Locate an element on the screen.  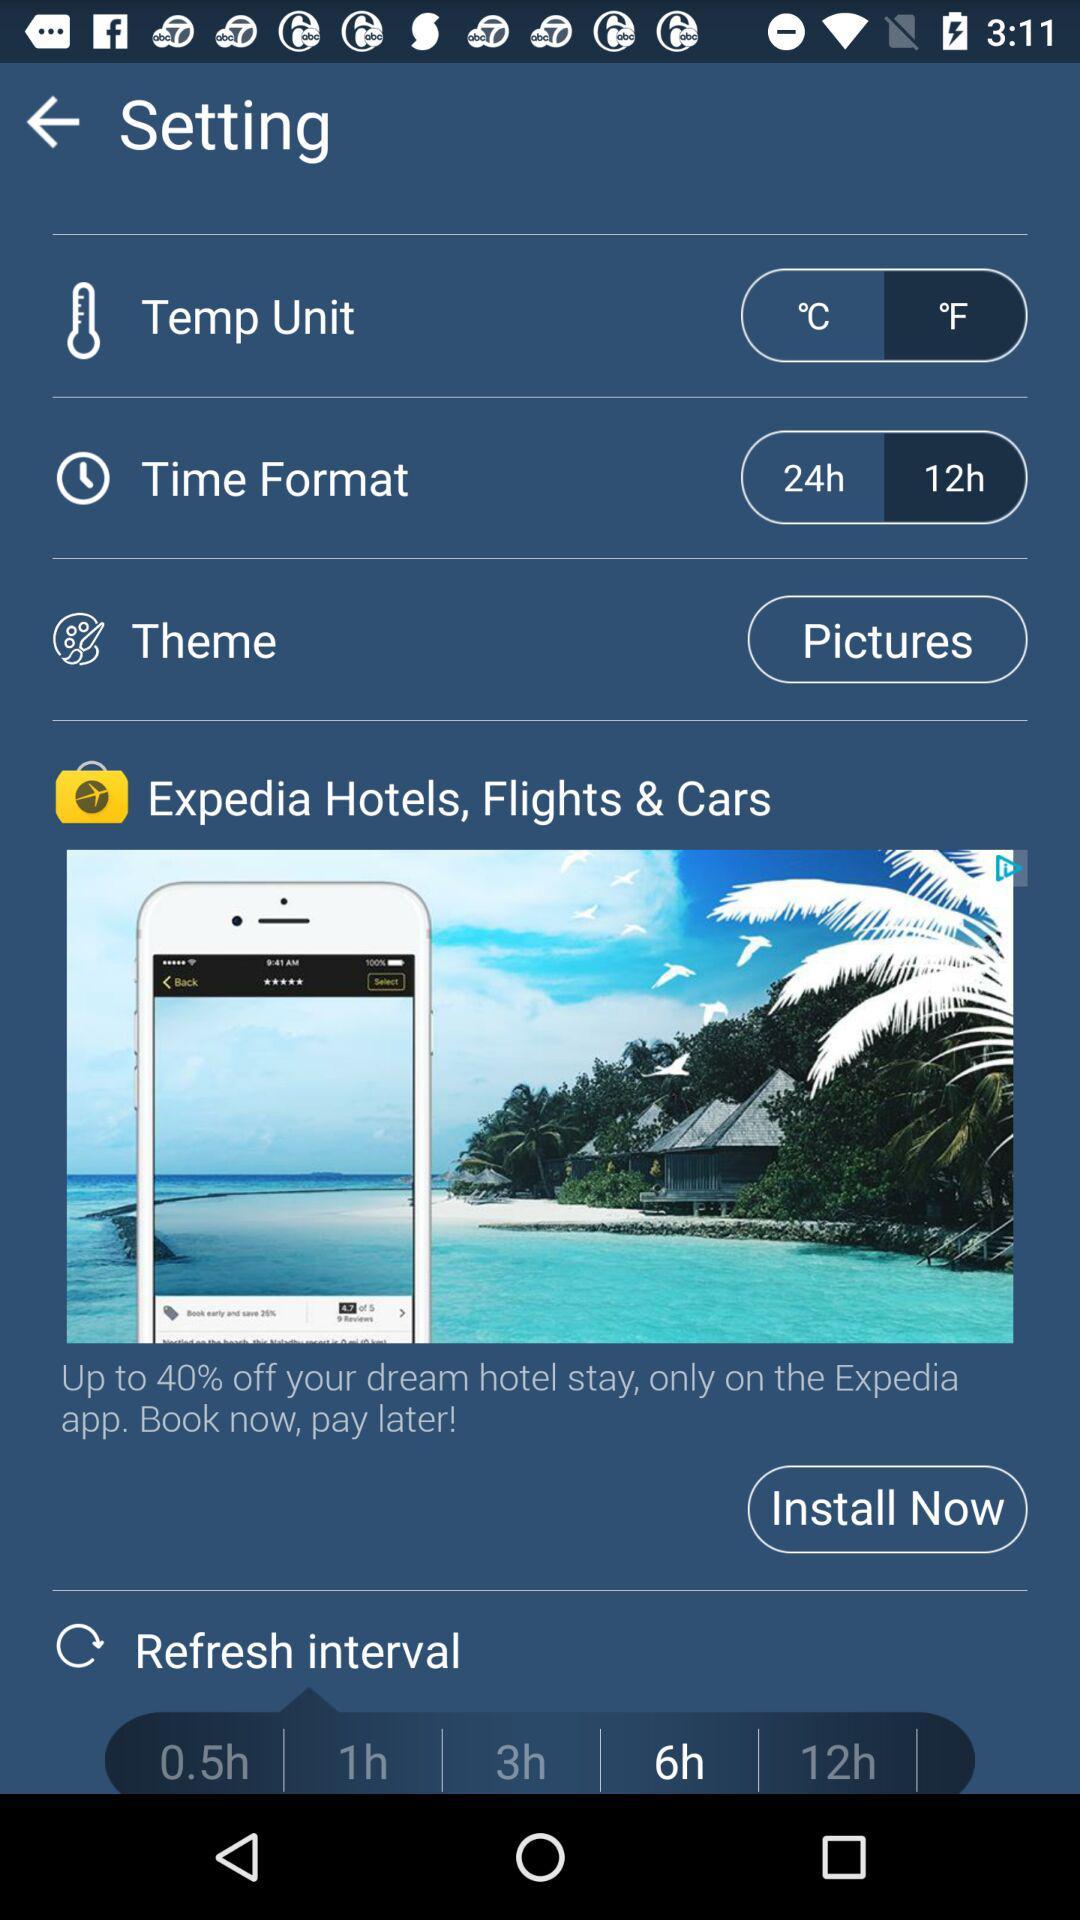
the flight icon is located at coordinates (91, 852).